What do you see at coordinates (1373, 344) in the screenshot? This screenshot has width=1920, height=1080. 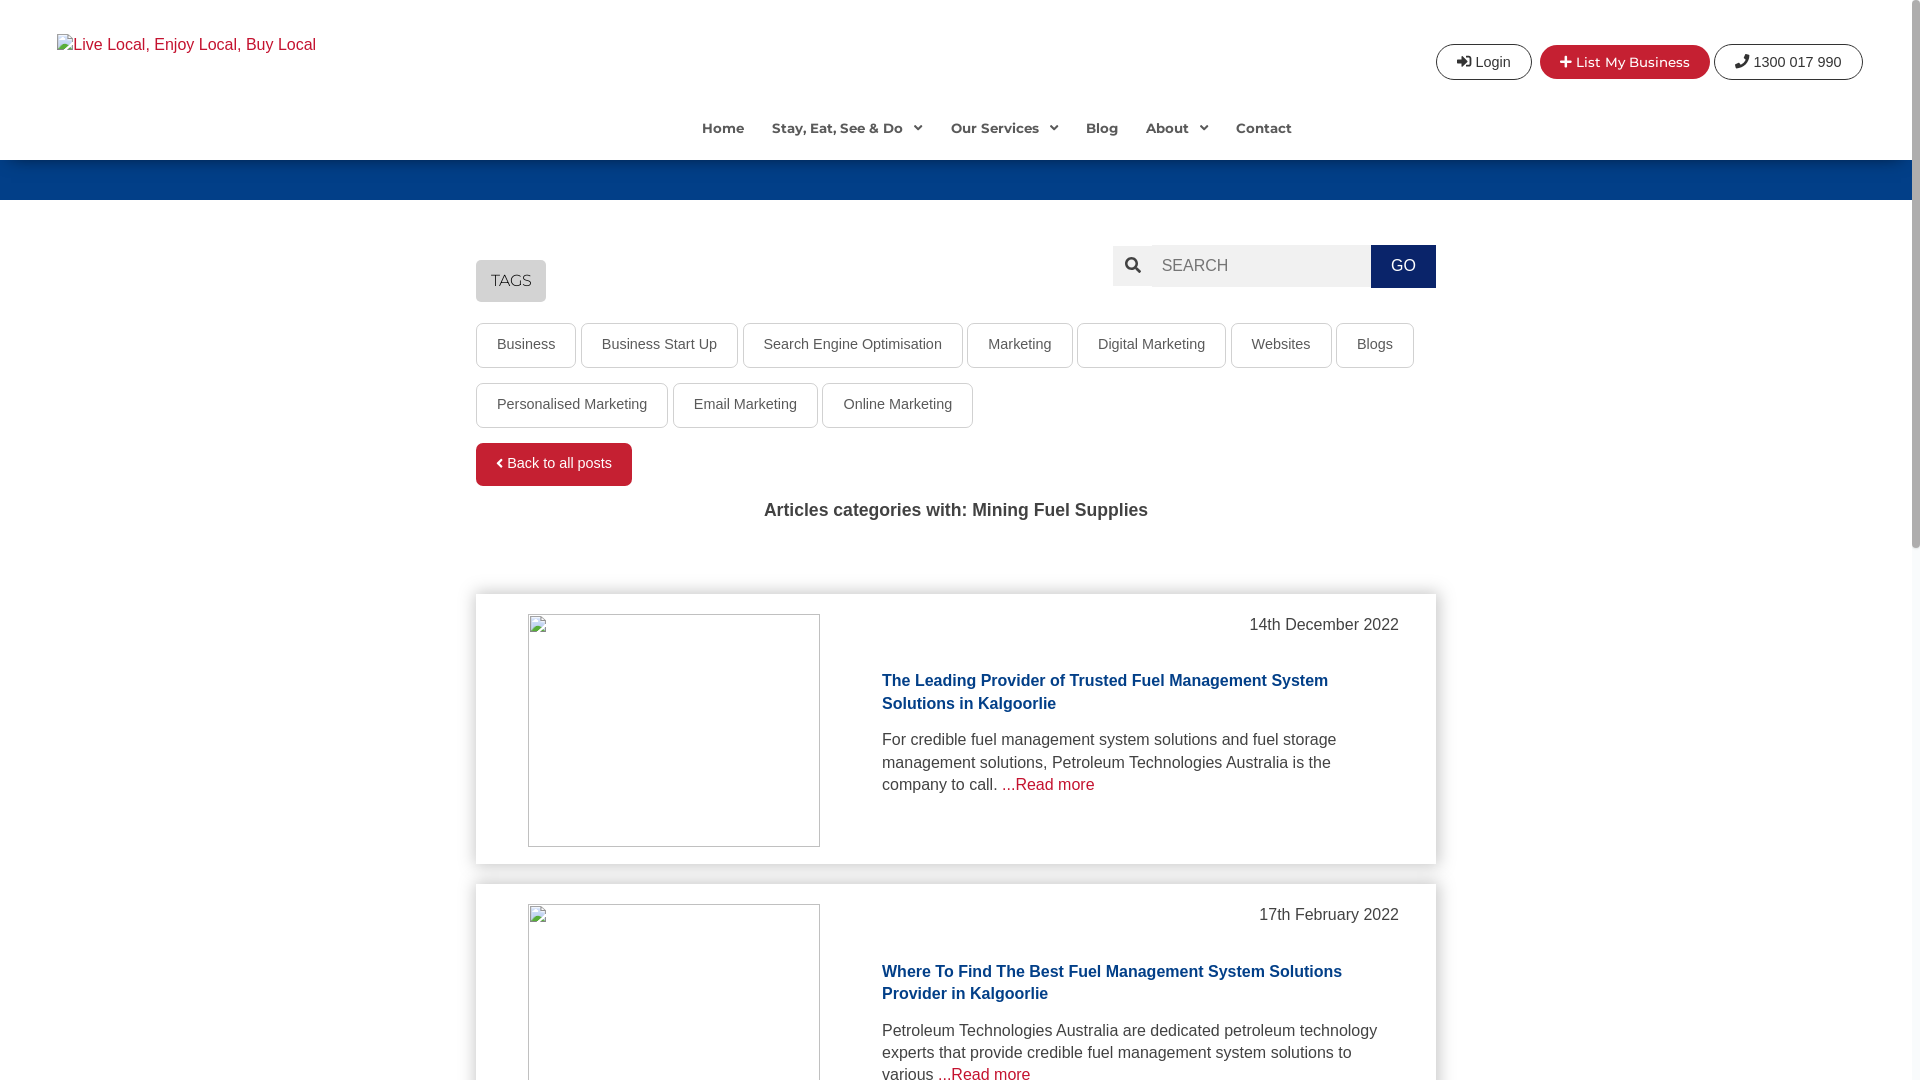 I see `'Blogs'` at bounding box center [1373, 344].